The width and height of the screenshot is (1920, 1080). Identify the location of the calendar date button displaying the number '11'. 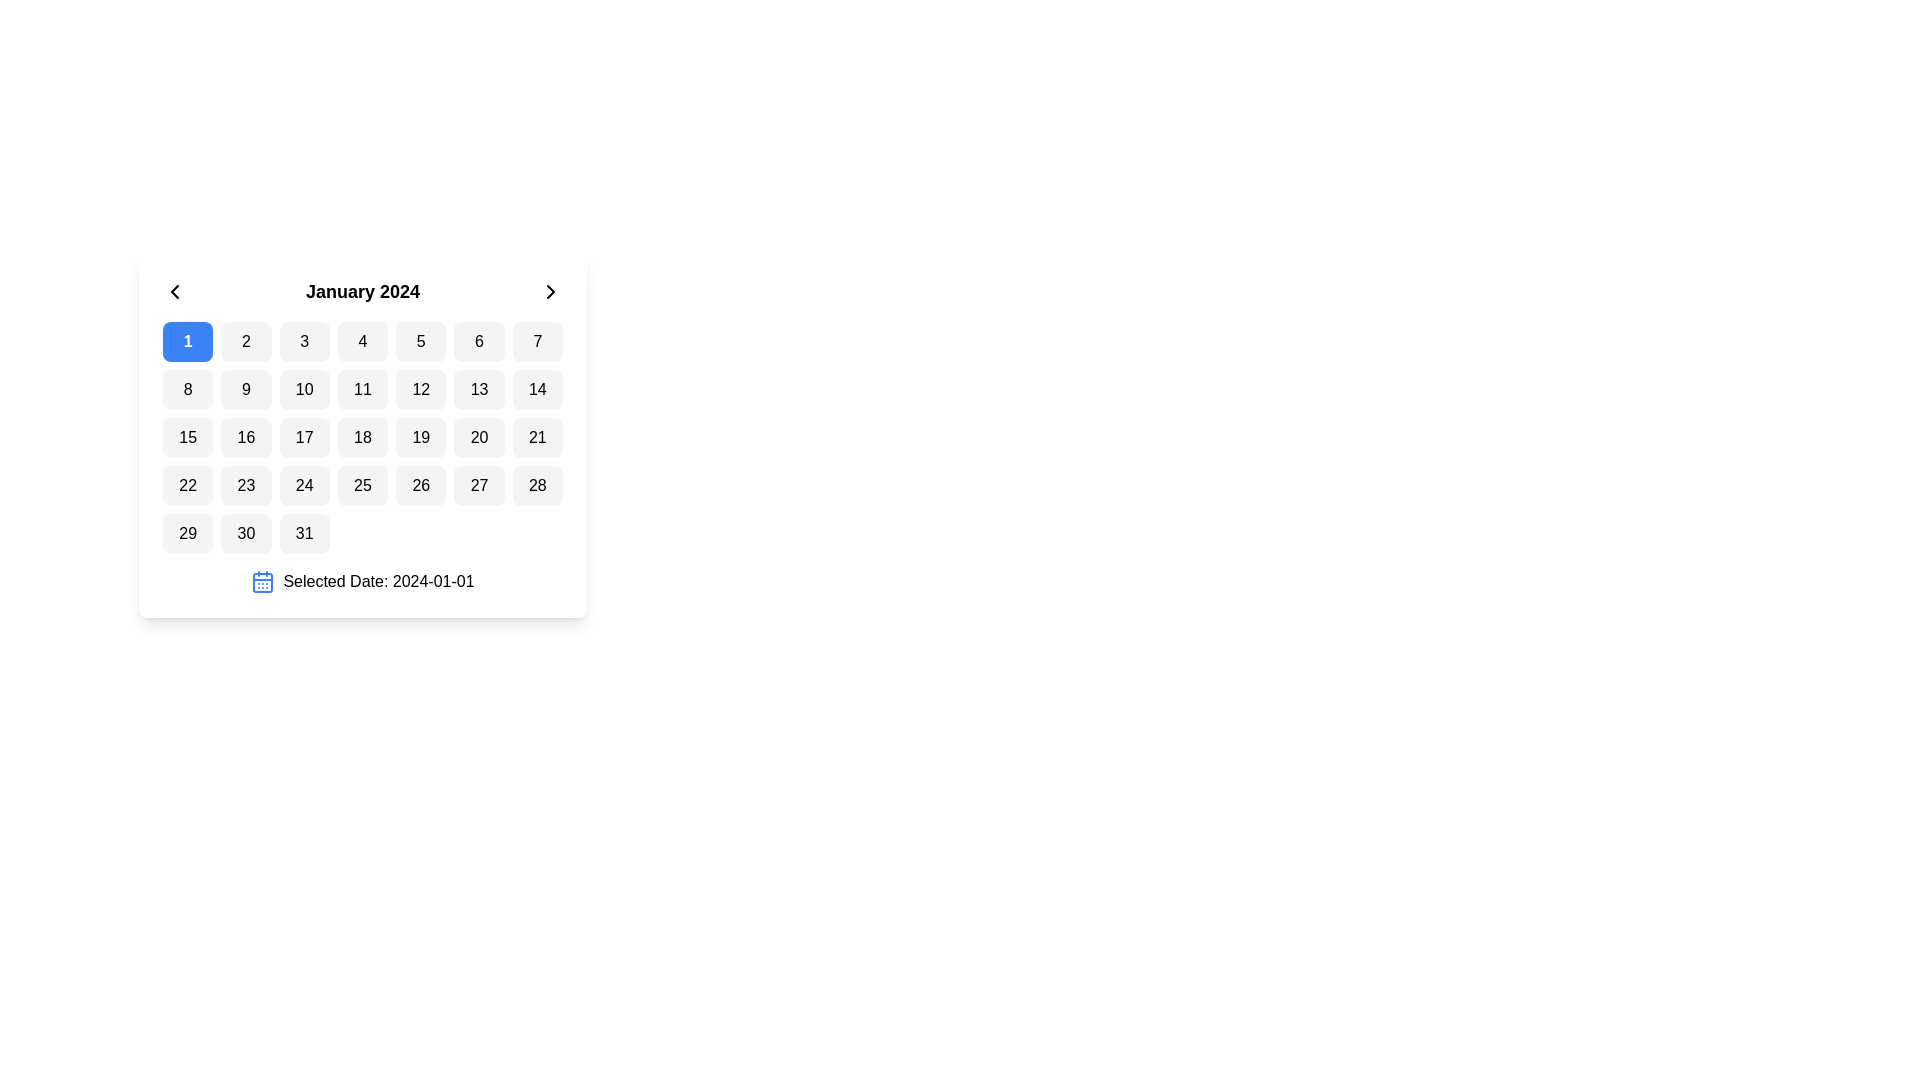
(363, 389).